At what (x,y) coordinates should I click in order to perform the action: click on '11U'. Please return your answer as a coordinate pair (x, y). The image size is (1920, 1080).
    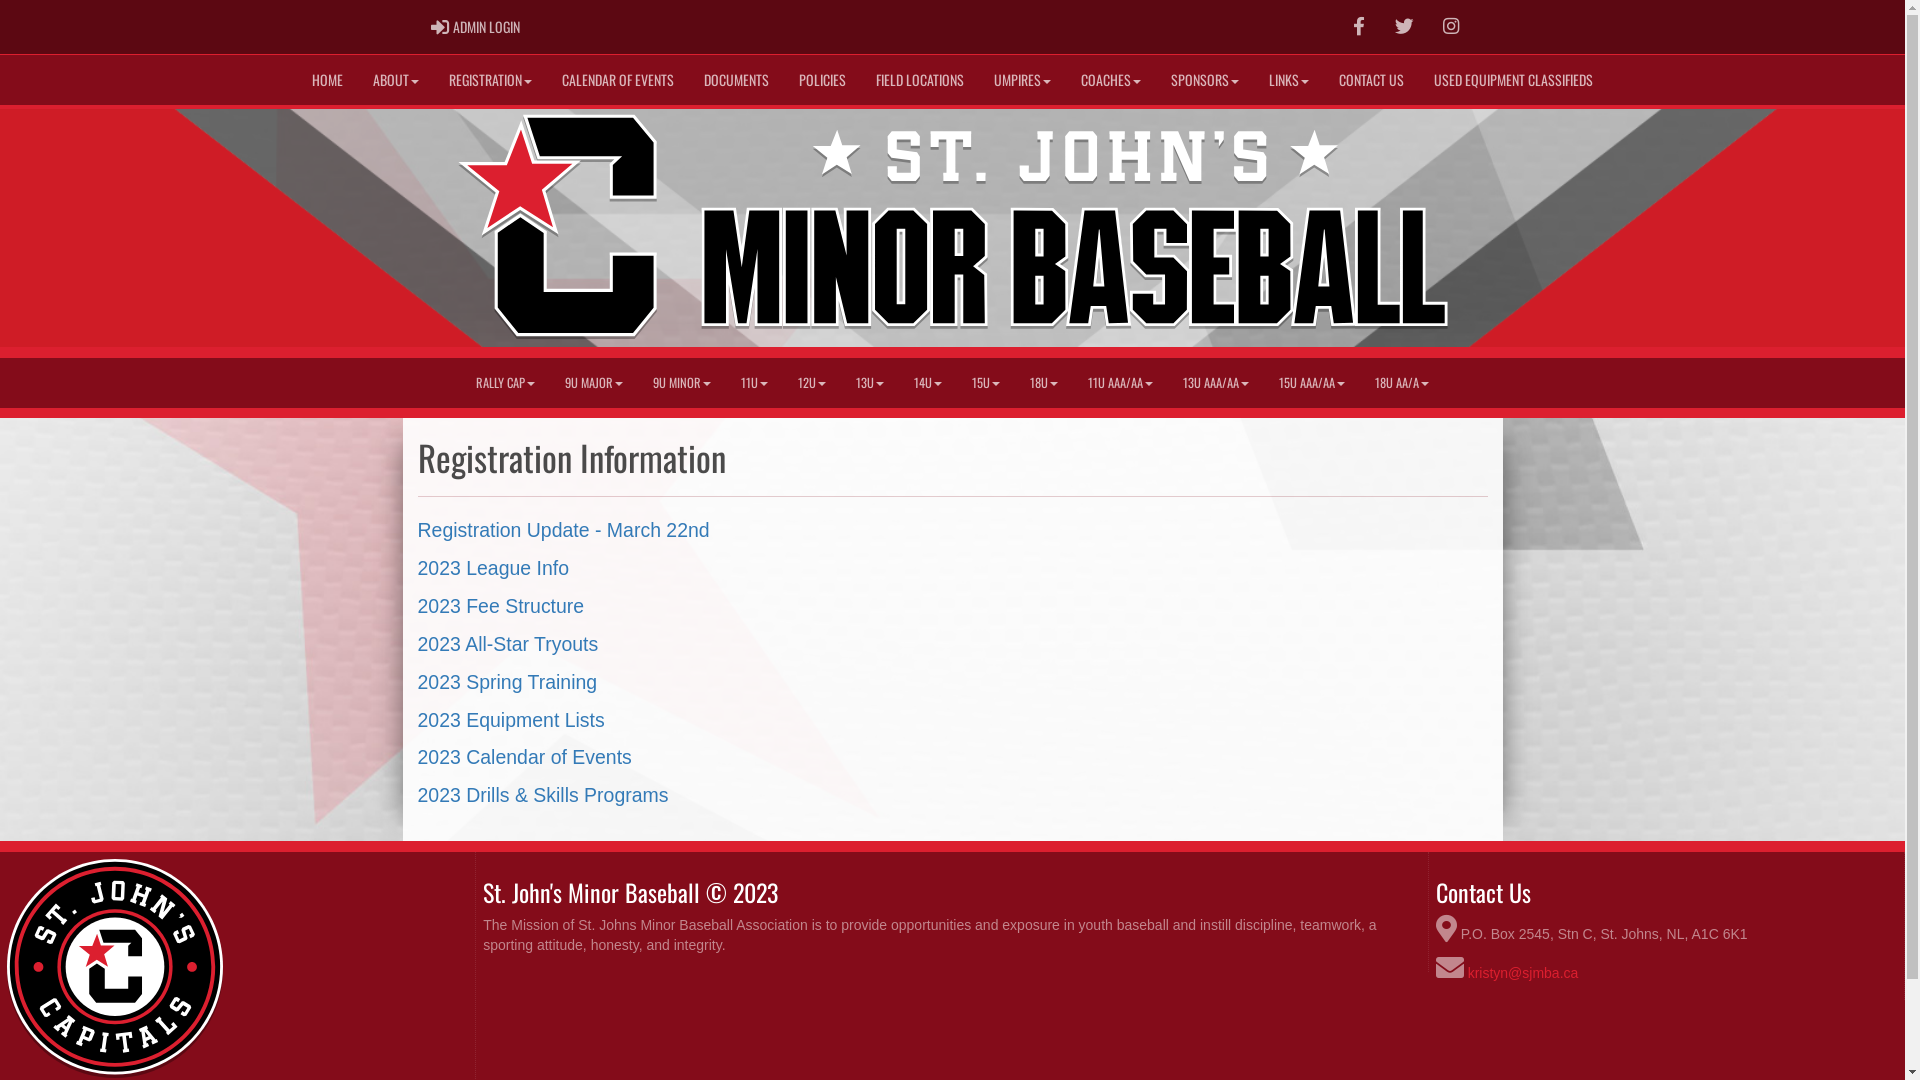
    Looking at the image, I should click on (753, 382).